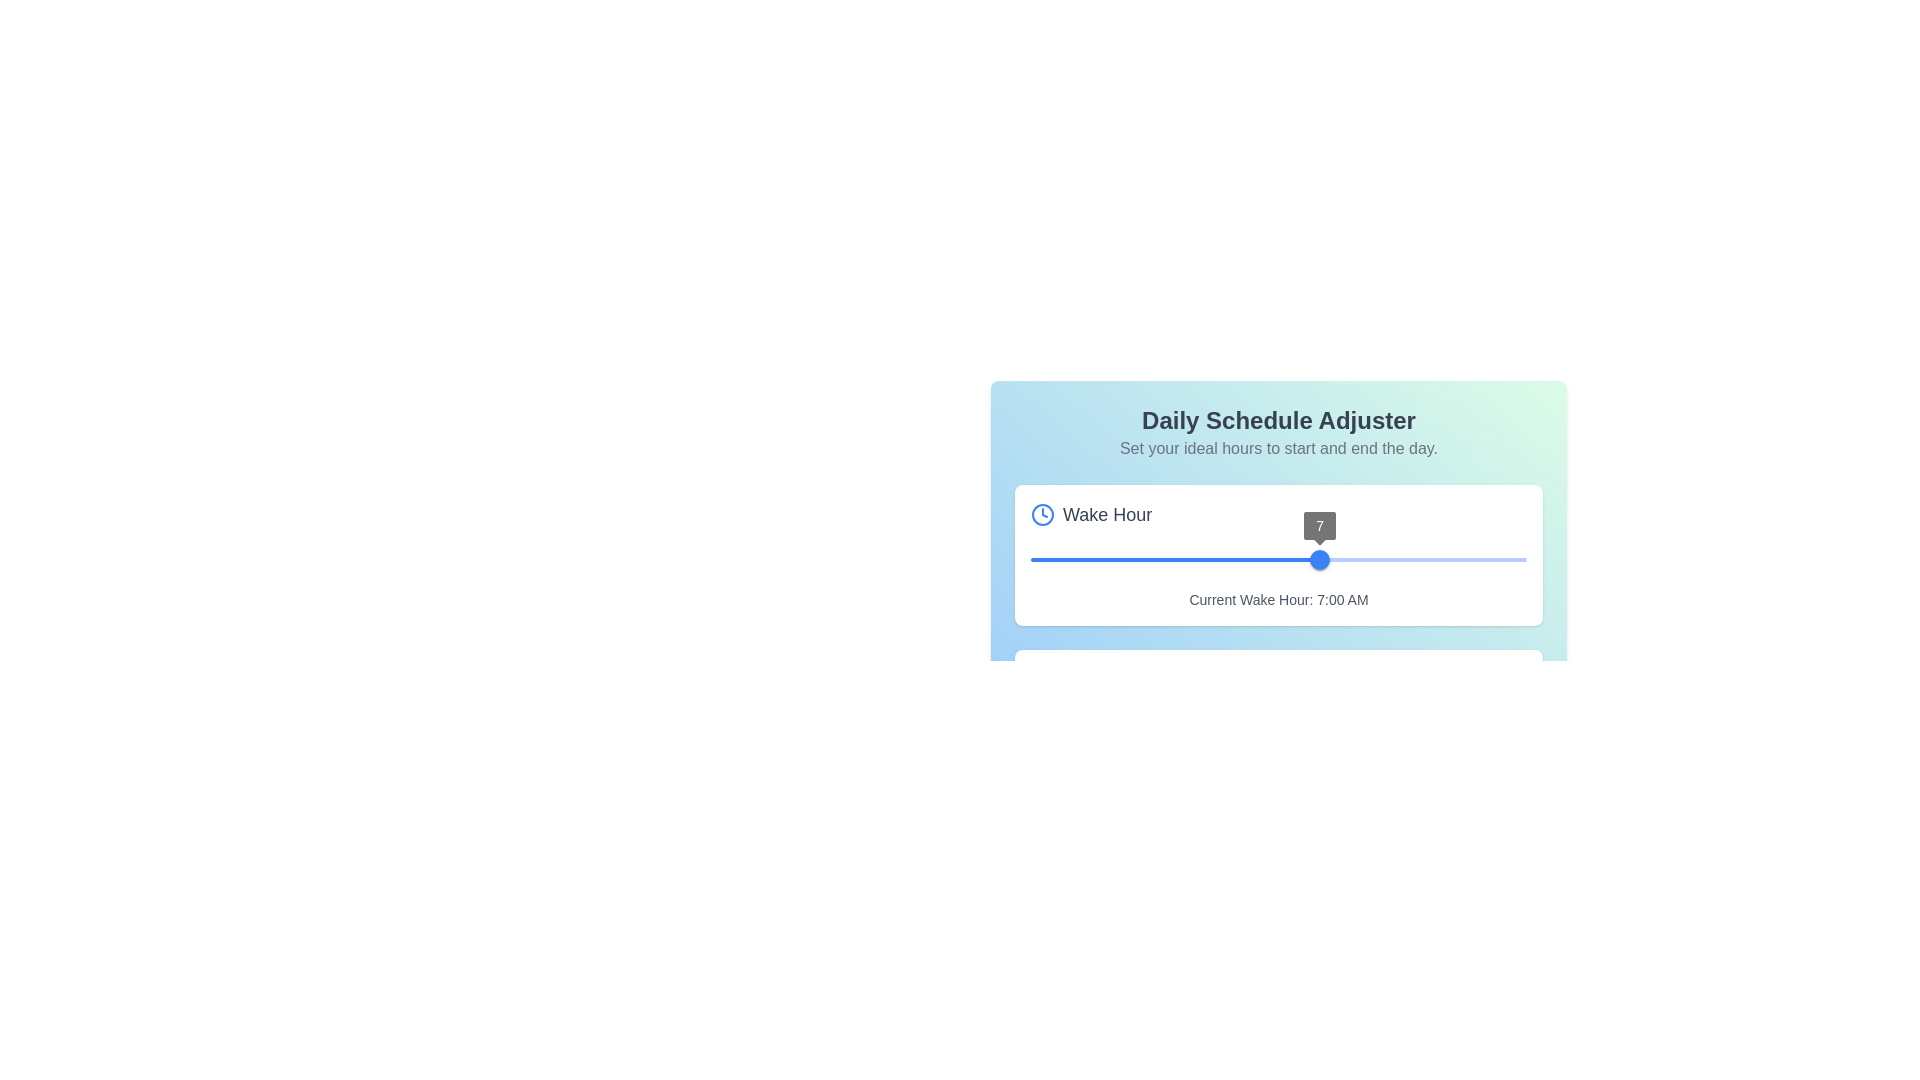 The image size is (1920, 1080). I want to click on the wake hour, so click(1202, 559).